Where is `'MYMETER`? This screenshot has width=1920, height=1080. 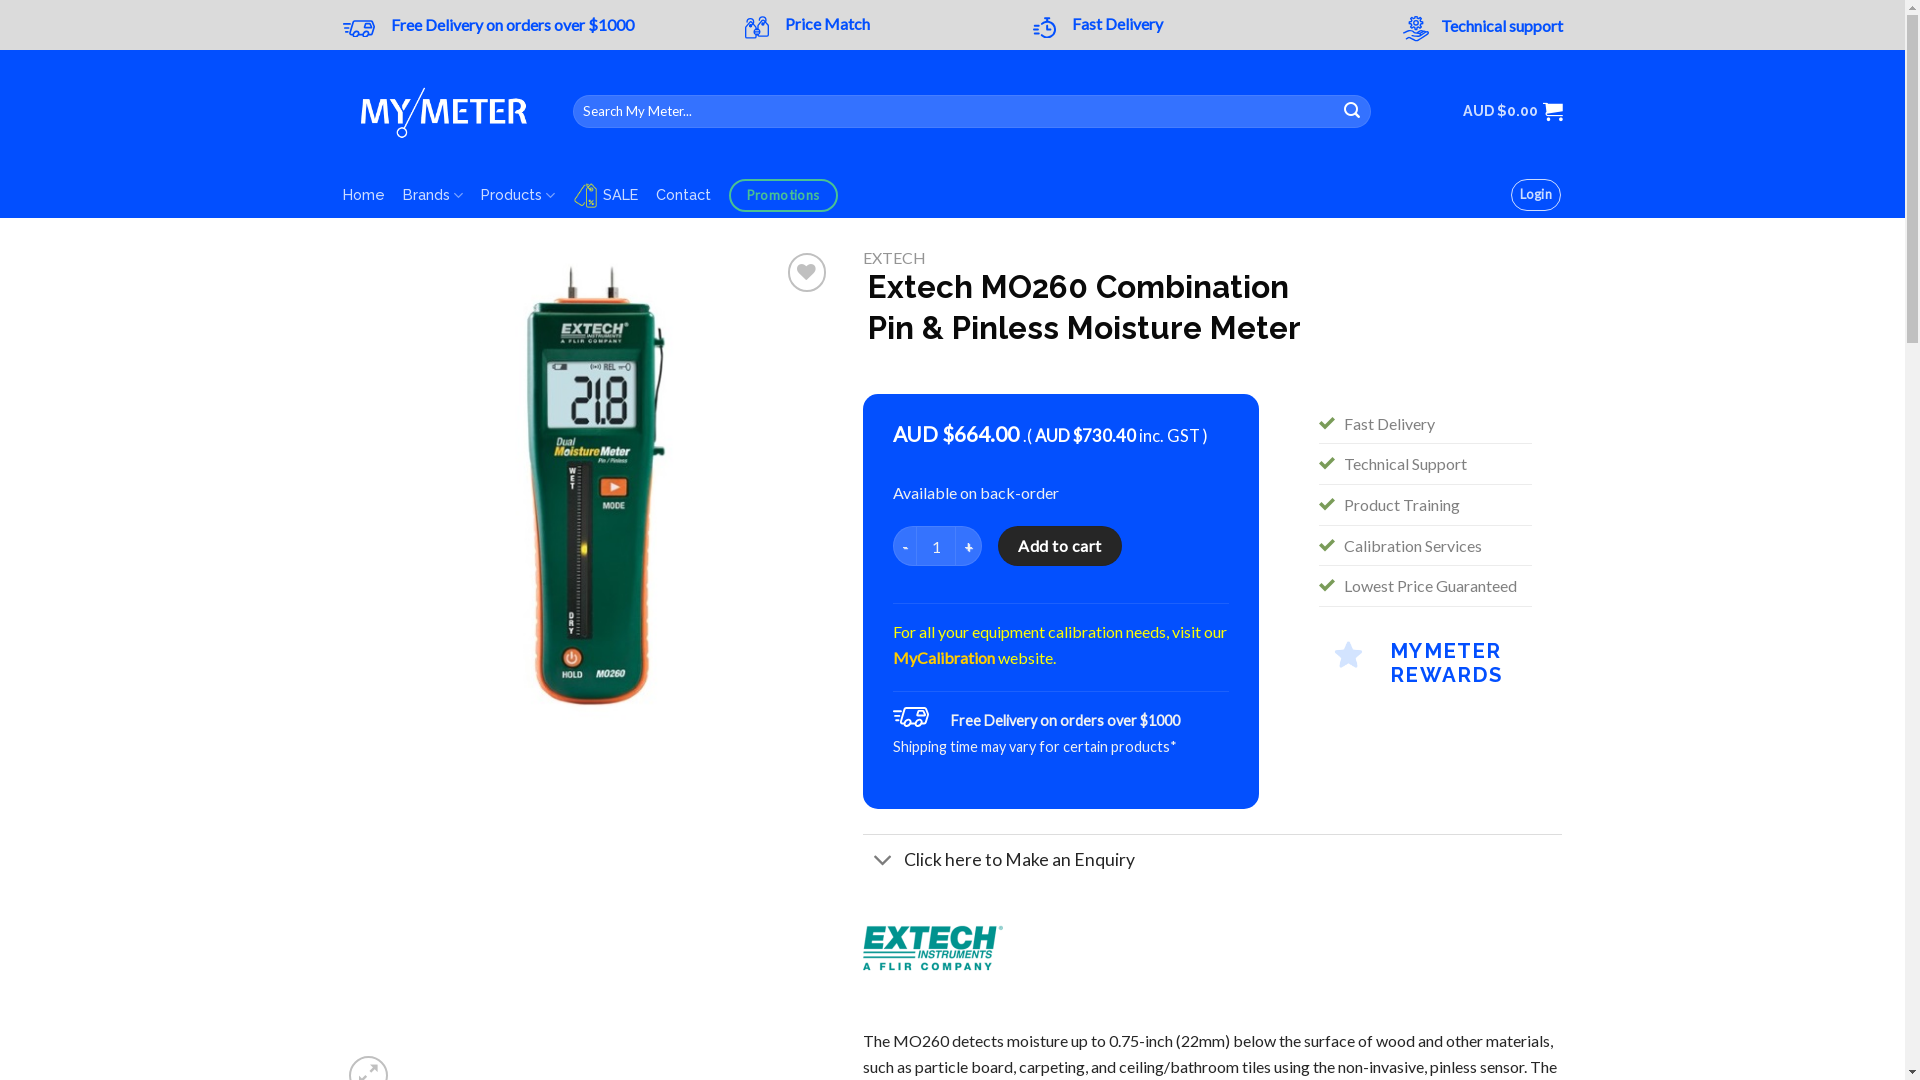
'MYMETER is located at coordinates (1424, 659).